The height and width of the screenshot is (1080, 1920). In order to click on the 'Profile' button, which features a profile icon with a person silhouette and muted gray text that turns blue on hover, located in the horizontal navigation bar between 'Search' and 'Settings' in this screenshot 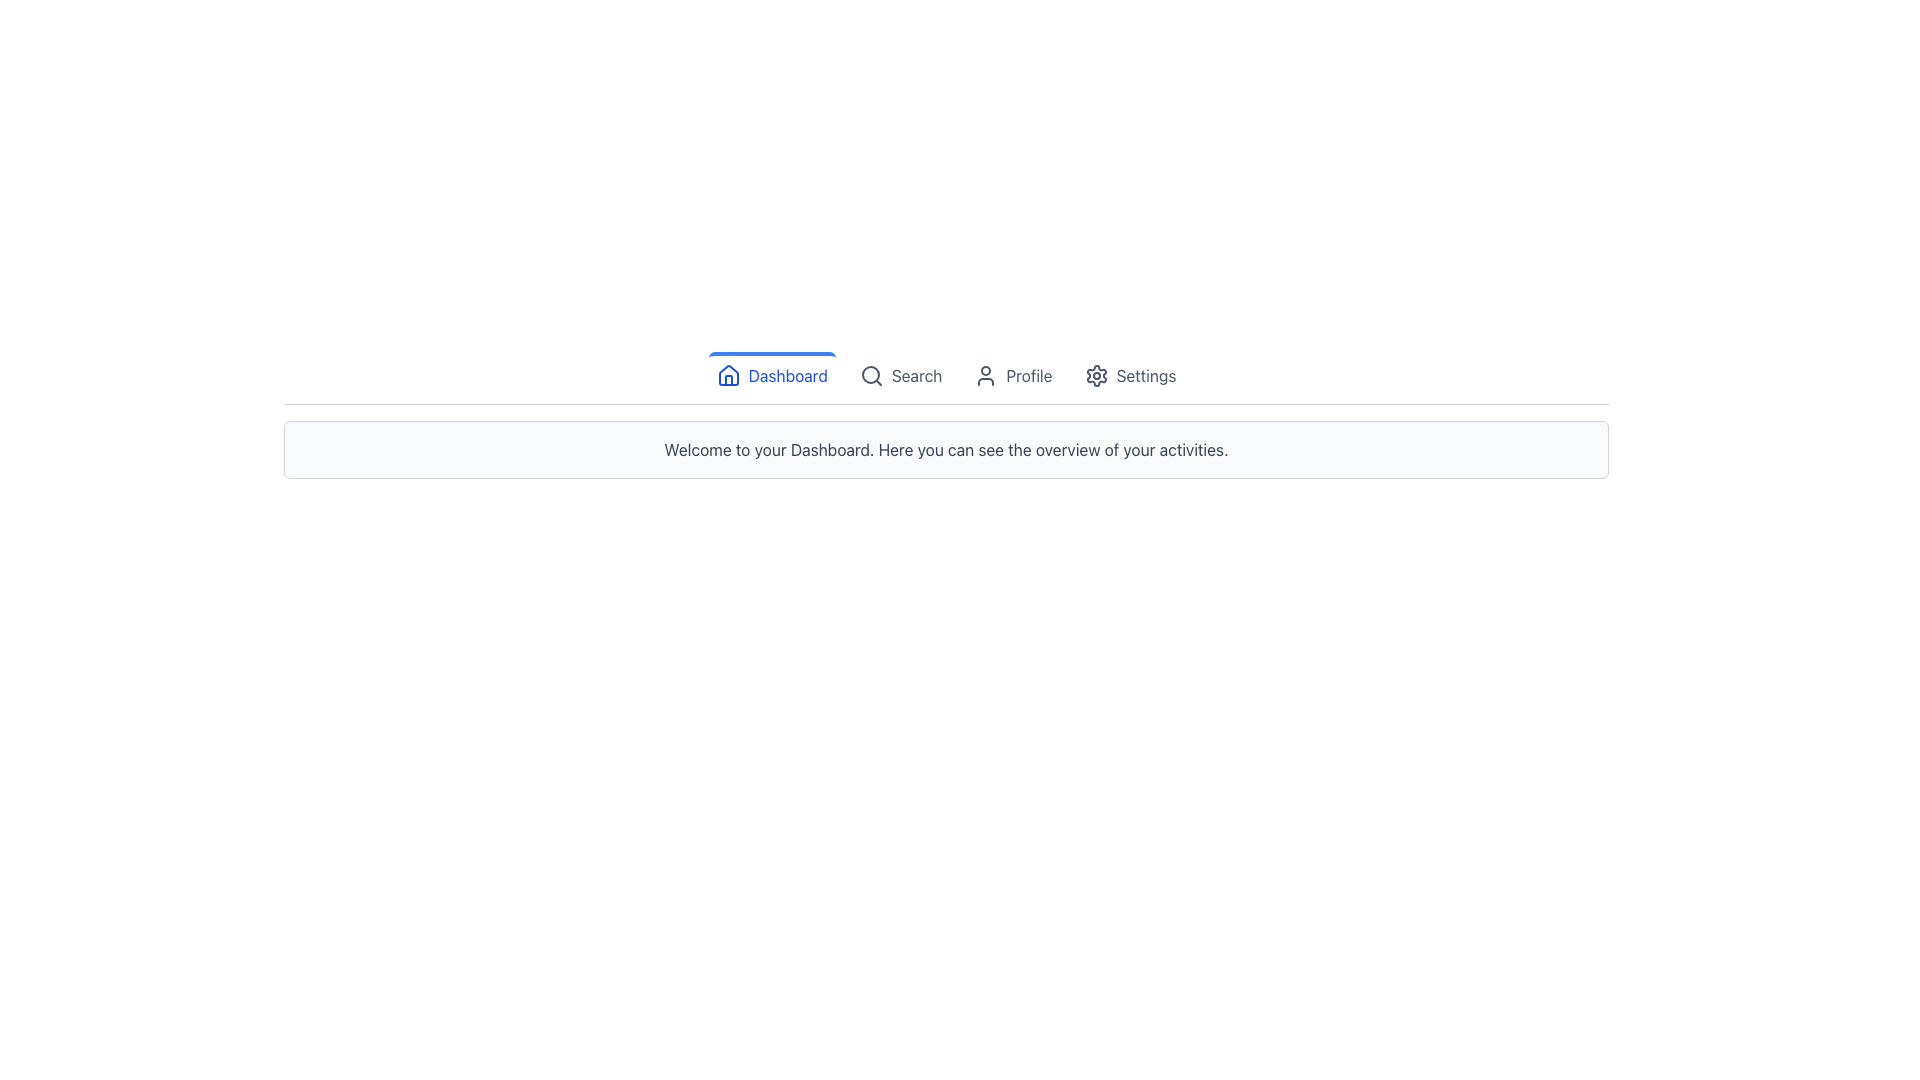, I will do `click(1013, 374)`.